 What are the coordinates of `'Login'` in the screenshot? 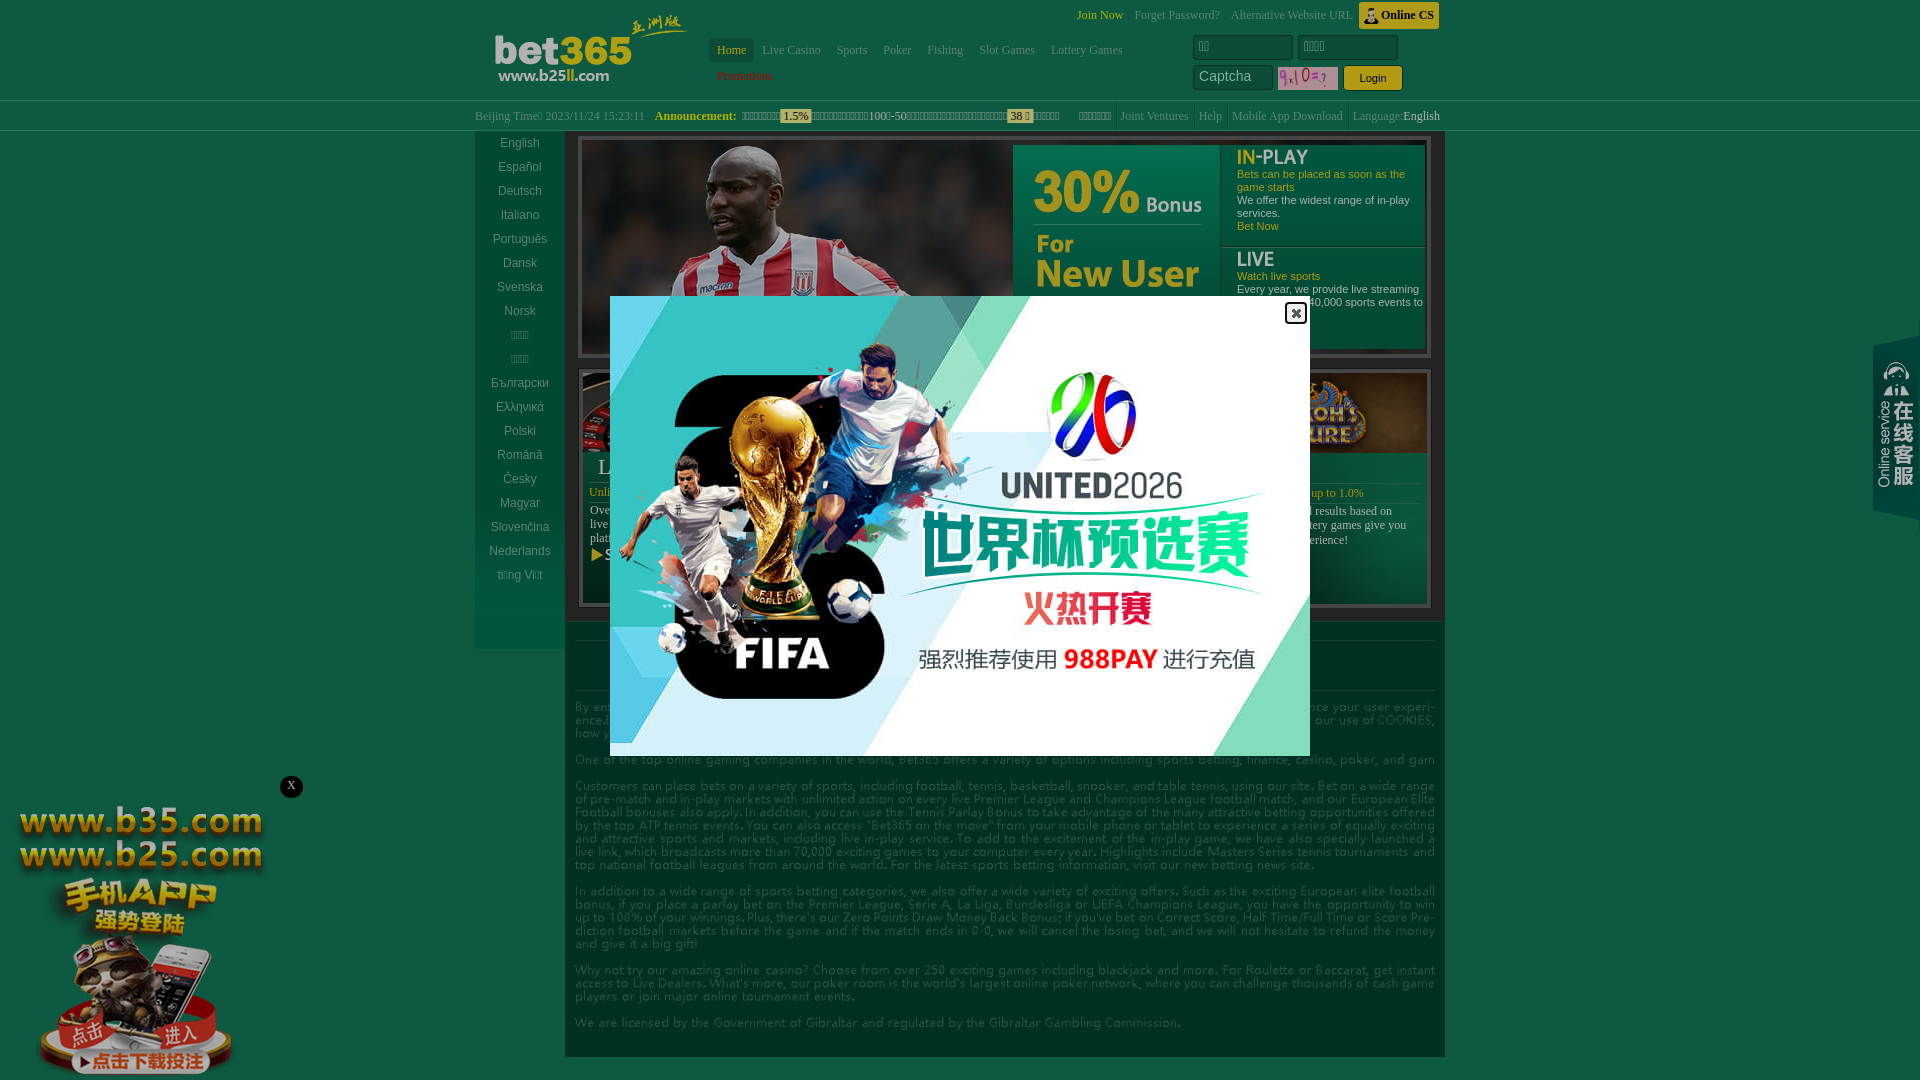 It's located at (1371, 76).